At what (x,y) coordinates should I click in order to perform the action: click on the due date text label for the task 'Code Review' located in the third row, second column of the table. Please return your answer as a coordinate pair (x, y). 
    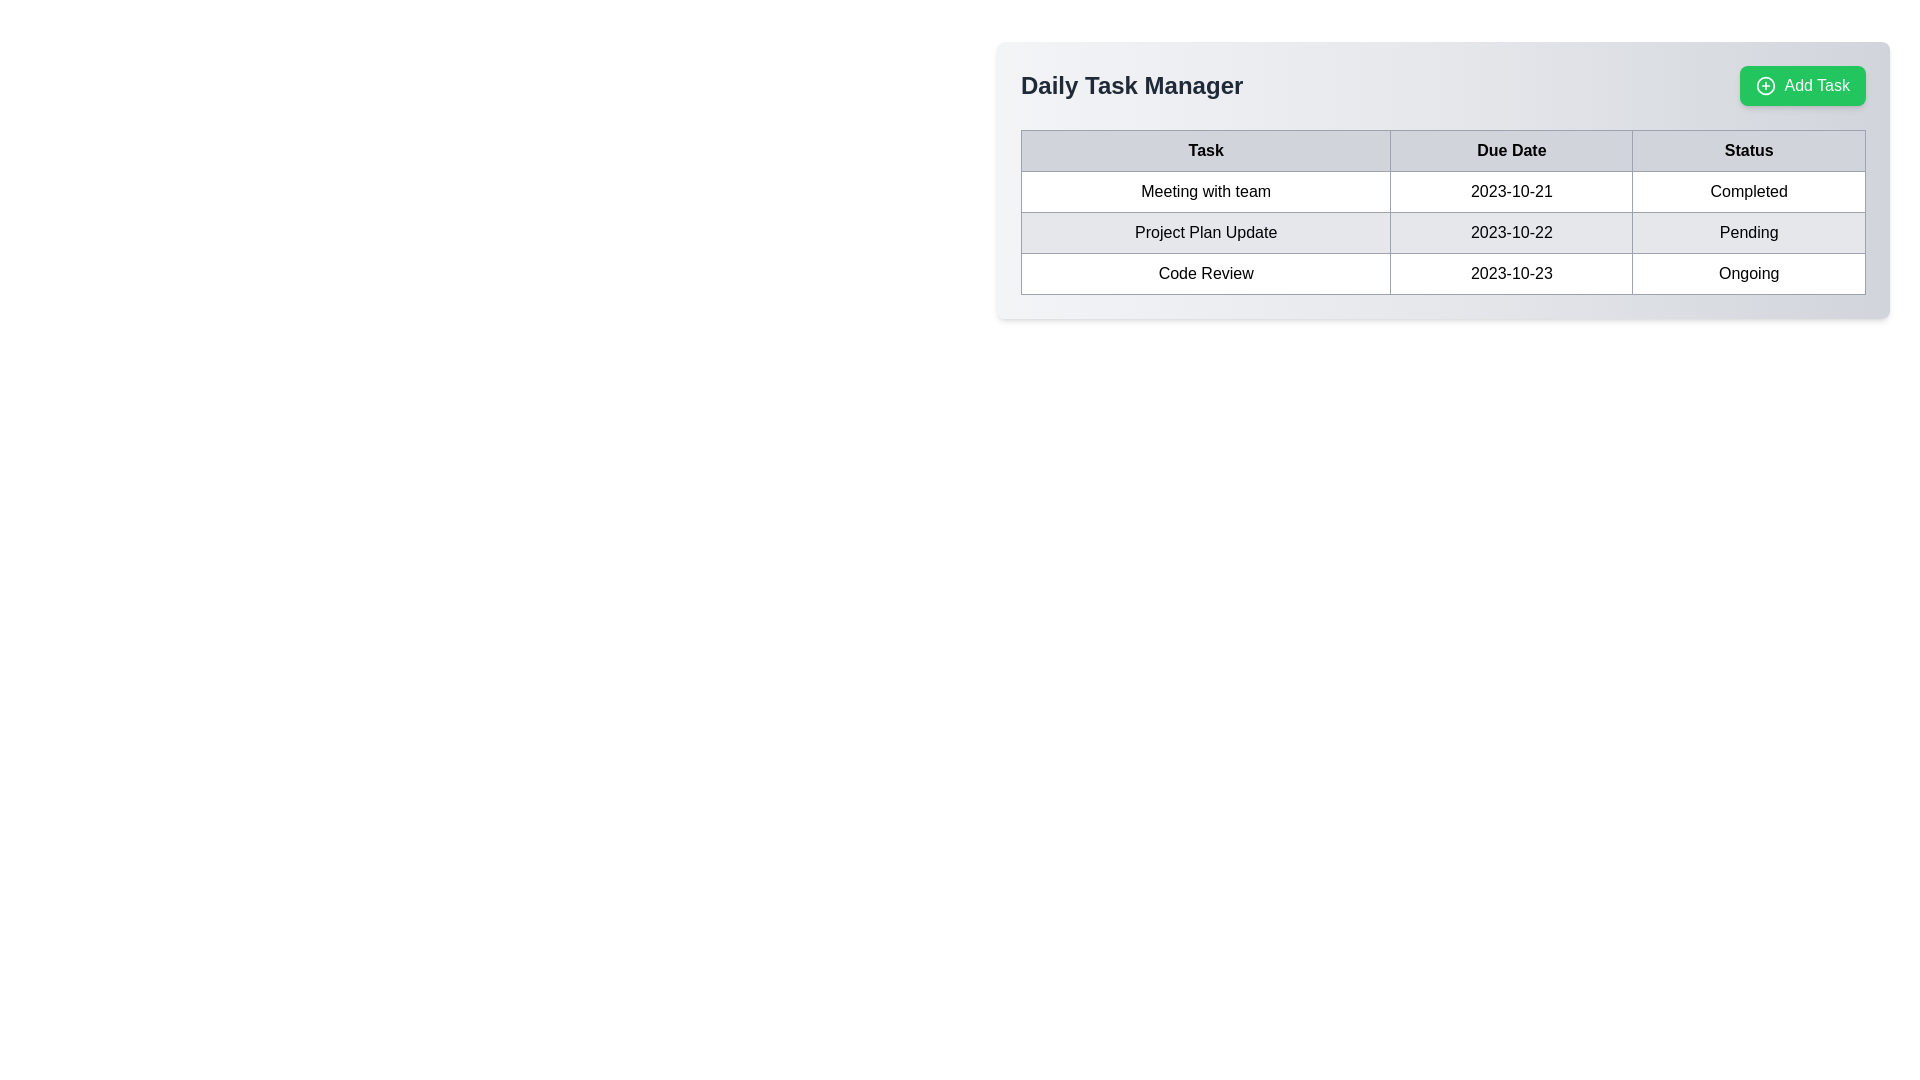
    Looking at the image, I should click on (1511, 273).